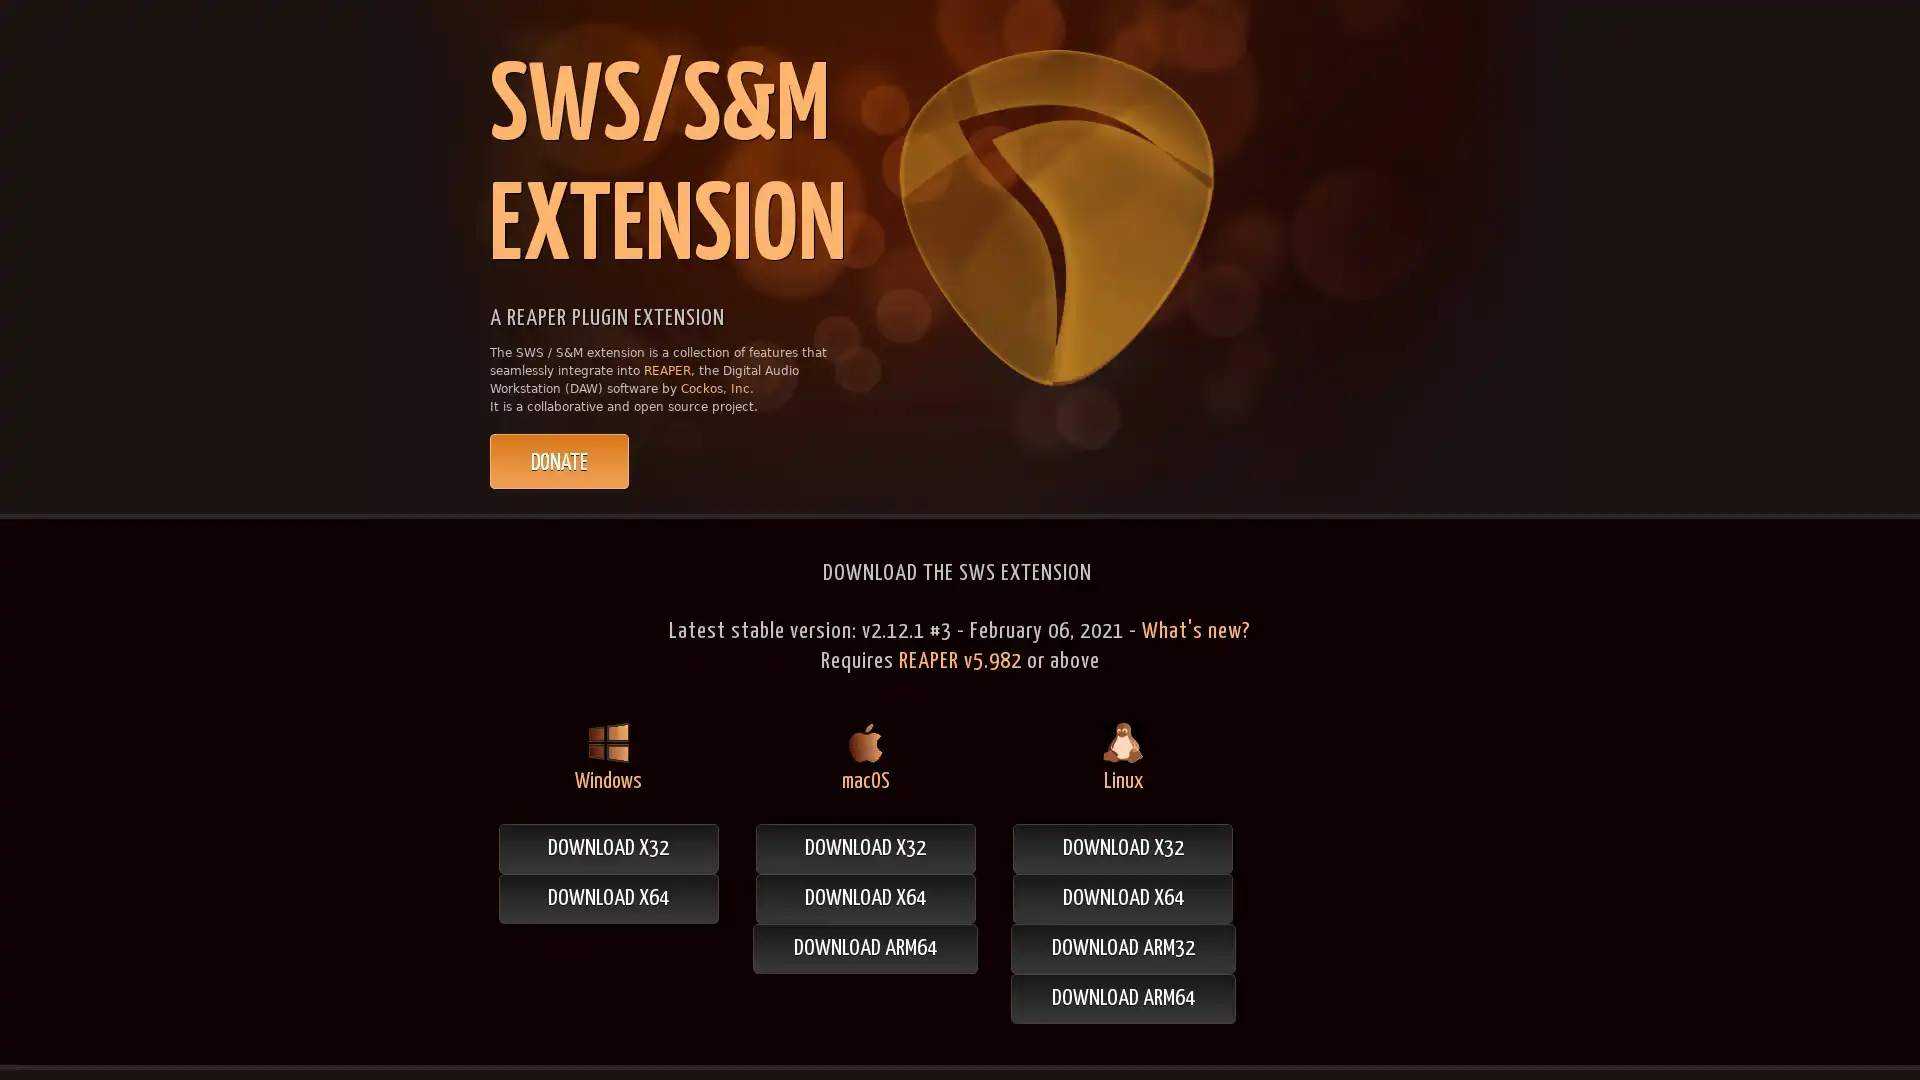 The image size is (1920, 1080). I want to click on PayPal, so click(559, 461).